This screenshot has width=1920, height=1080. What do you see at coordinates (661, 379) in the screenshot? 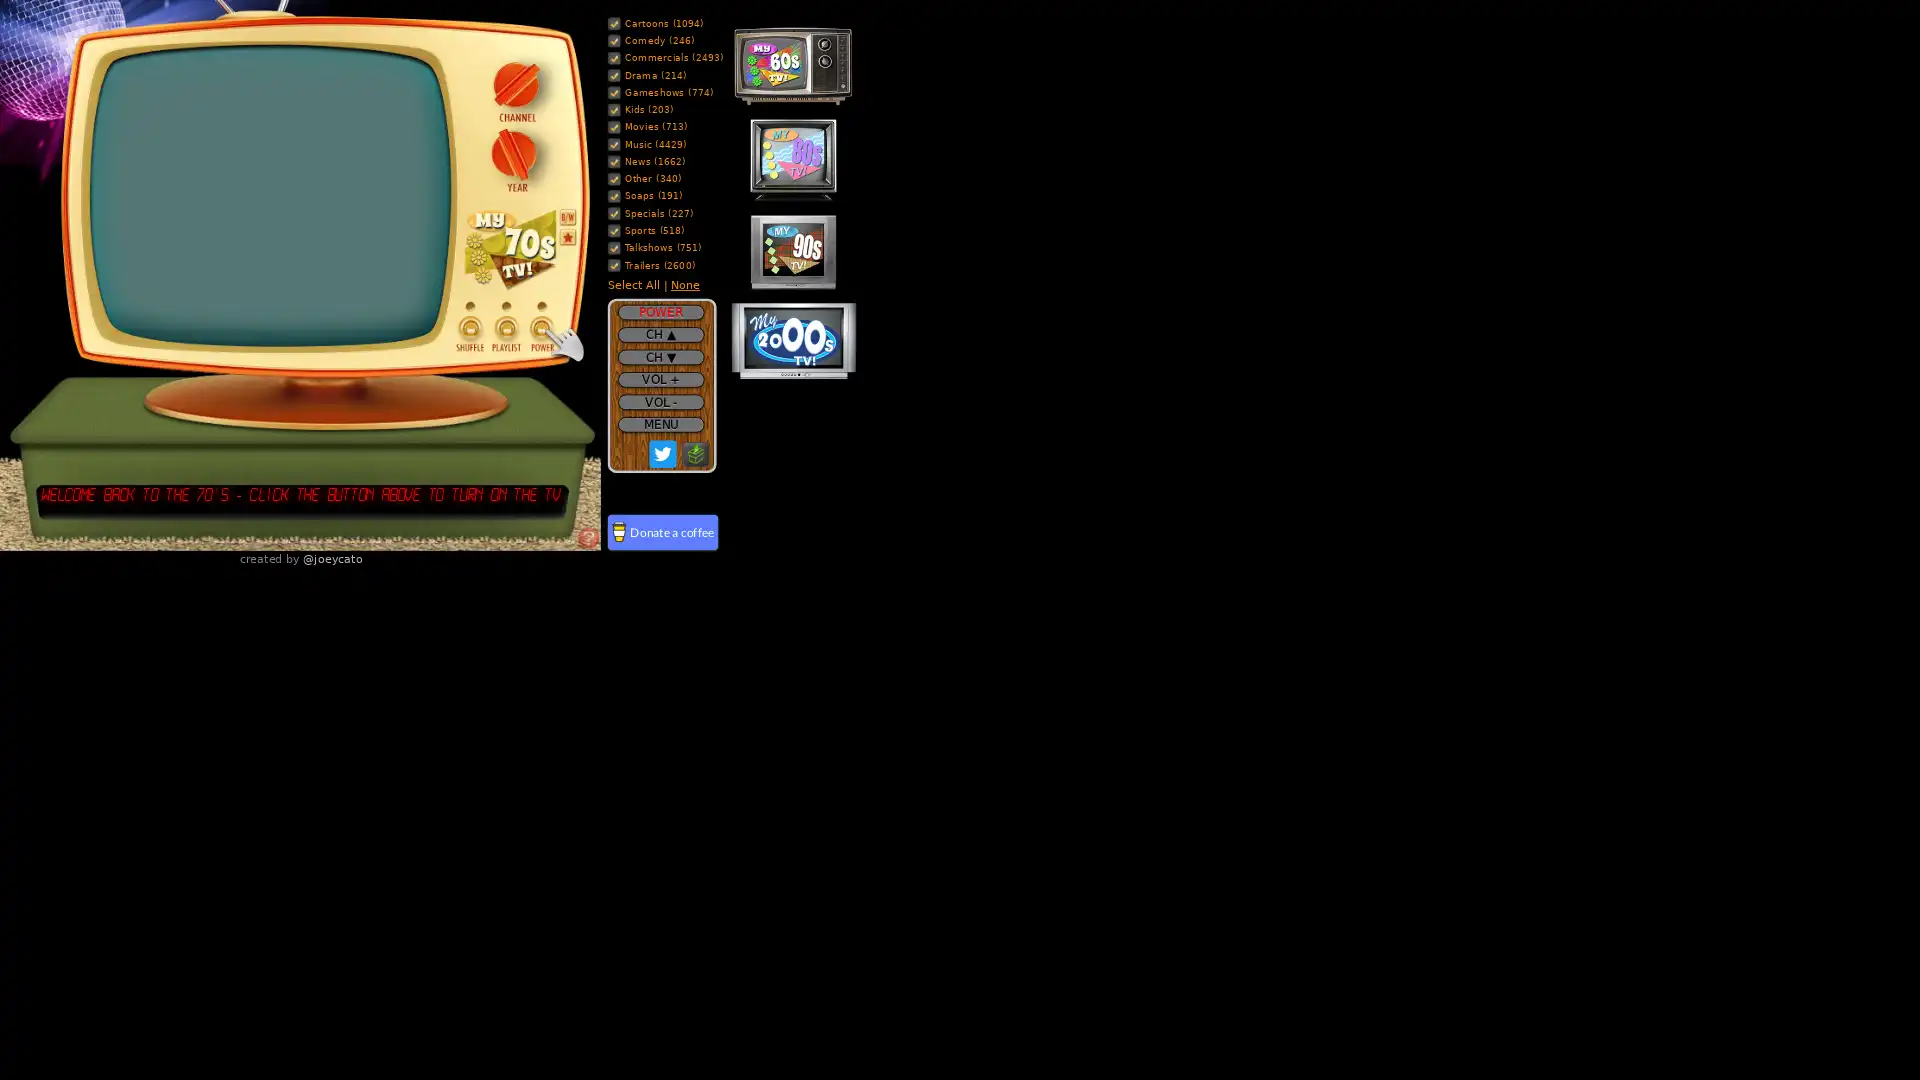
I see `VOL +` at bounding box center [661, 379].